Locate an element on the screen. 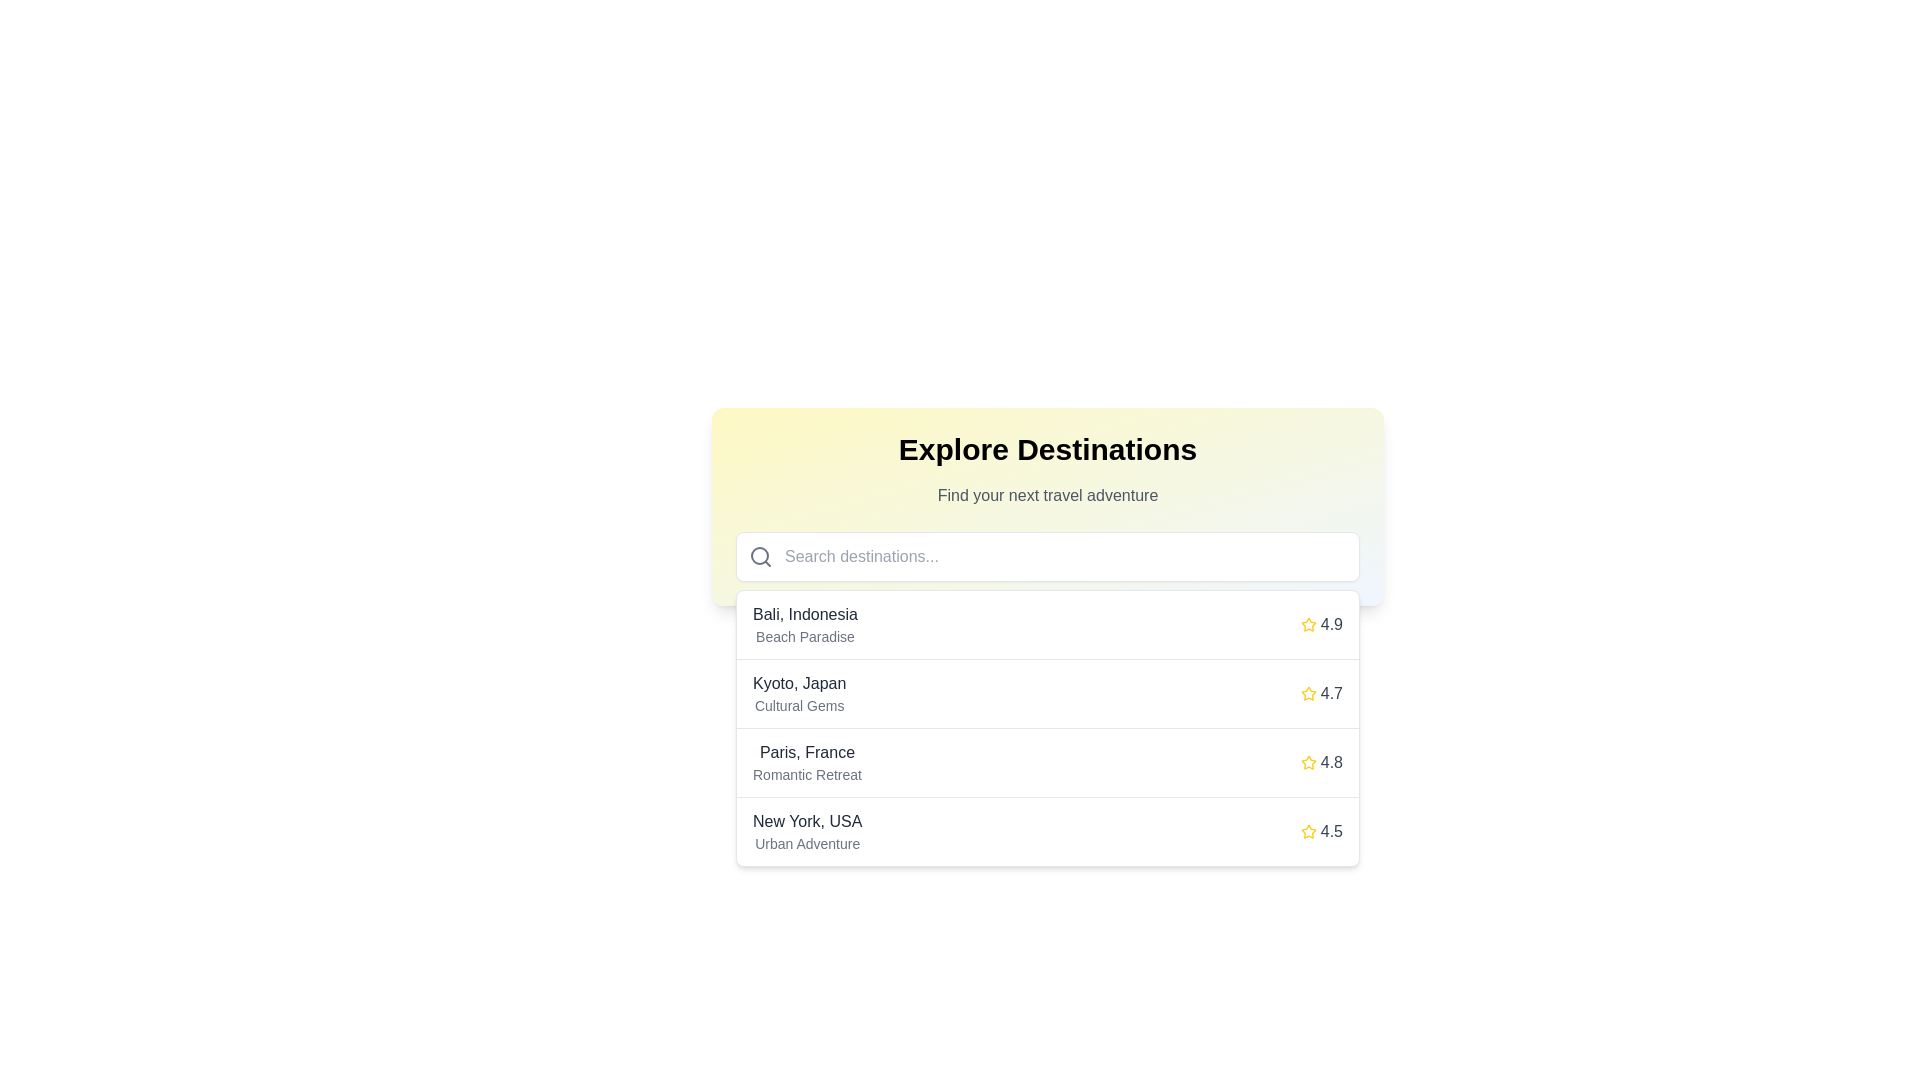 This screenshot has width=1920, height=1080. the yellow star-shaped icon located beside the destination titled 'Kyoto, Japan' is located at coordinates (1308, 692).